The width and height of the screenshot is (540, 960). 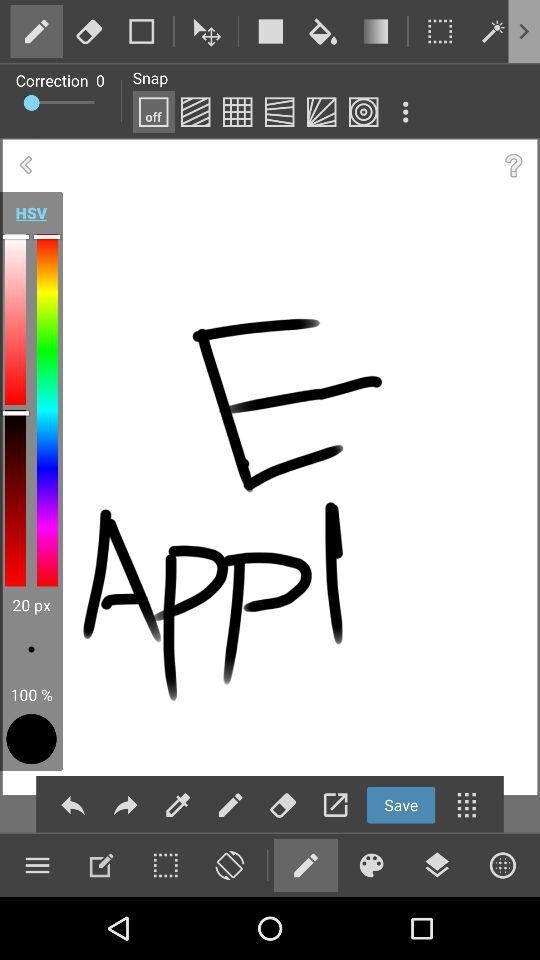 What do you see at coordinates (513, 164) in the screenshot?
I see `help button` at bounding box center [513, 164].